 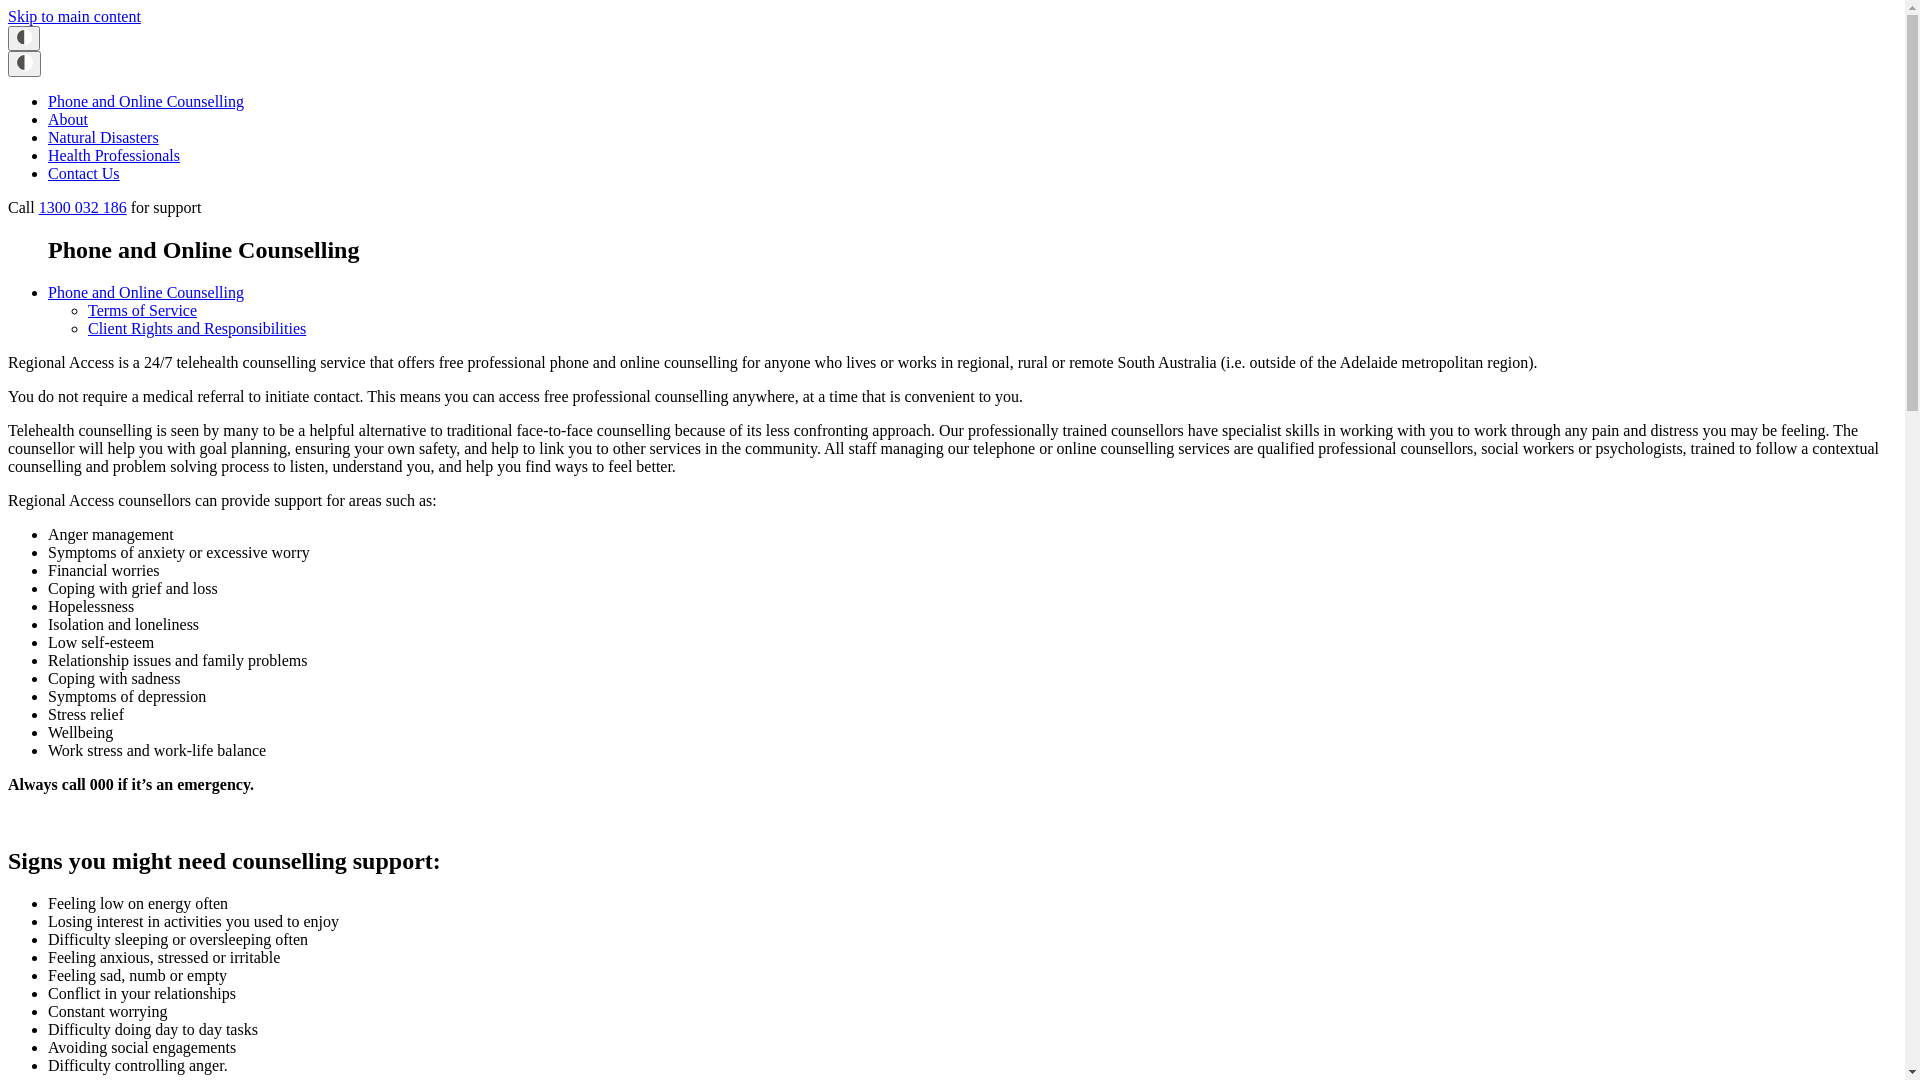 I want to click on '1300 032 186', so click(x=81, y=207).